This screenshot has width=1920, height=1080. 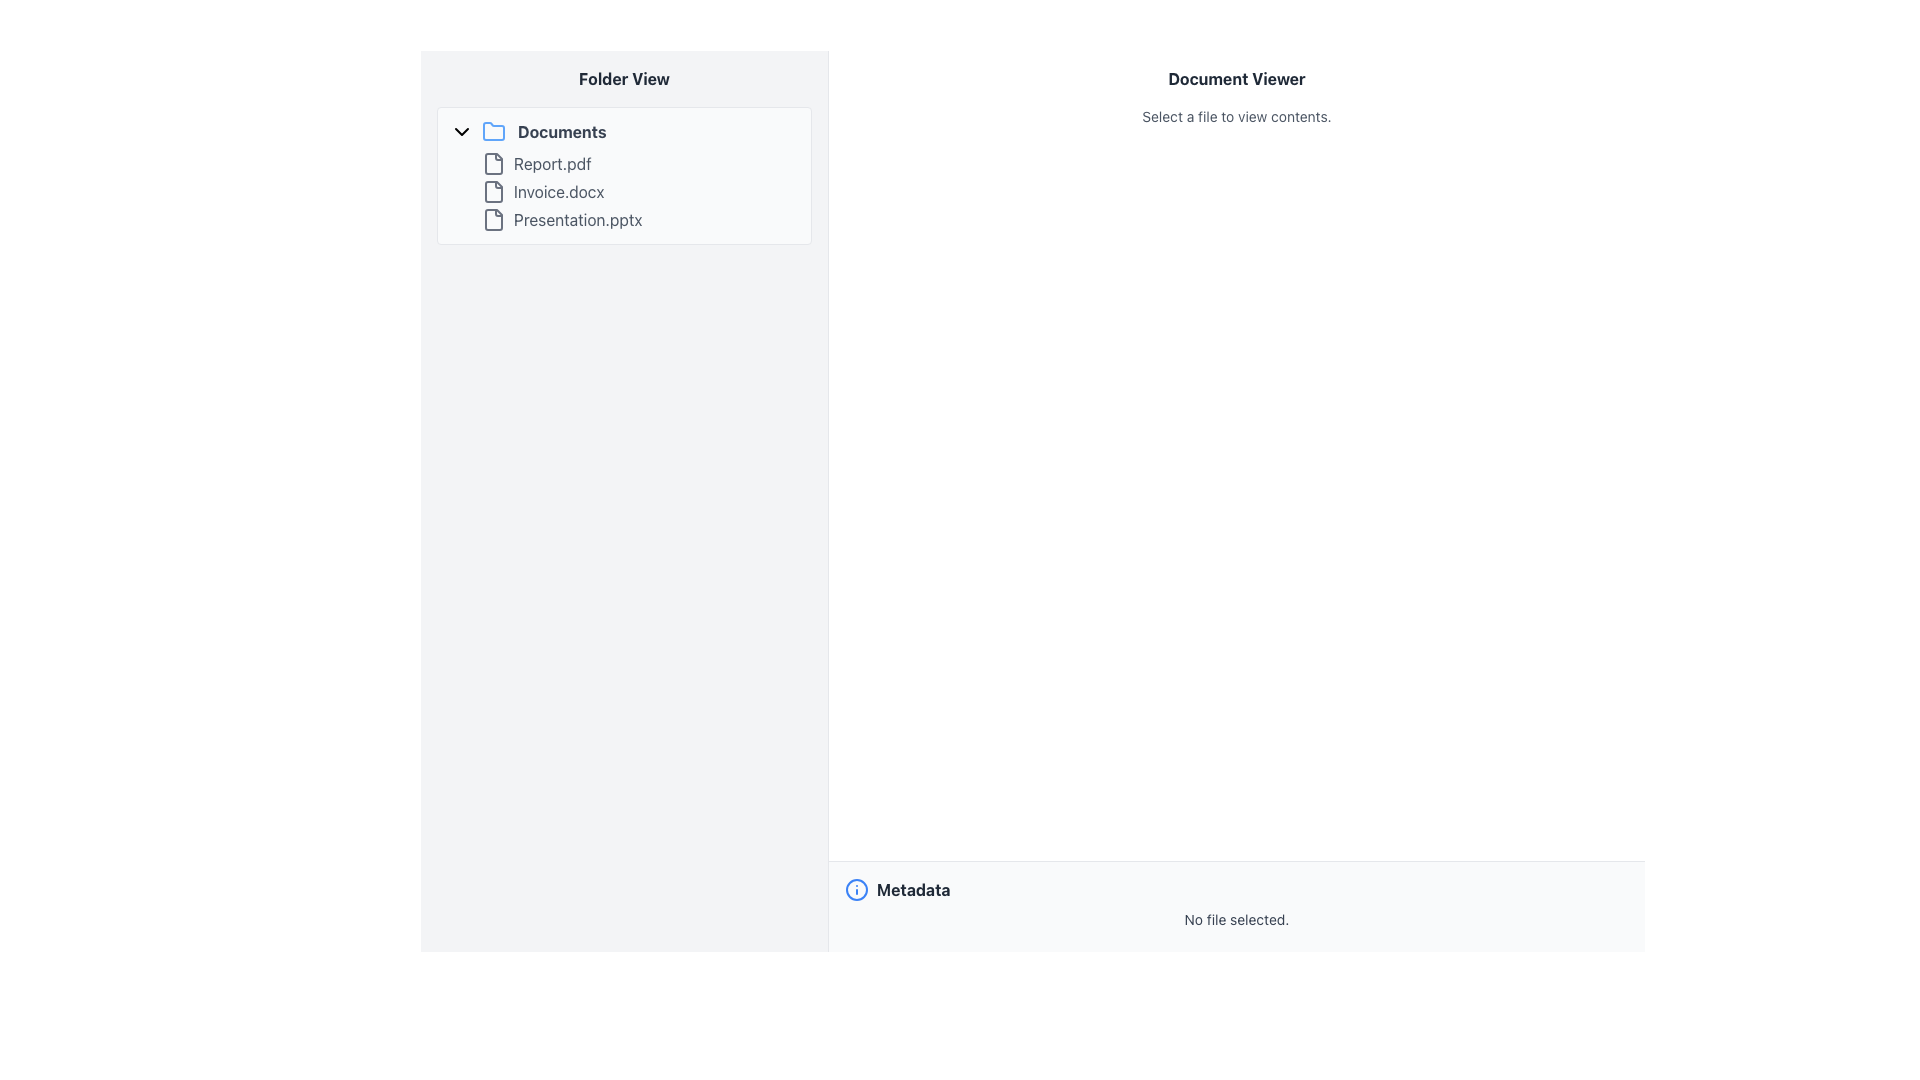 What do you see at coordinates (460, 131) in the screenshot?
I see `the downward-pointing chevron icon located to the left of the blue folder icon for 'Documents' in the 'Folder View' panel` at bounding box center [460, 131].